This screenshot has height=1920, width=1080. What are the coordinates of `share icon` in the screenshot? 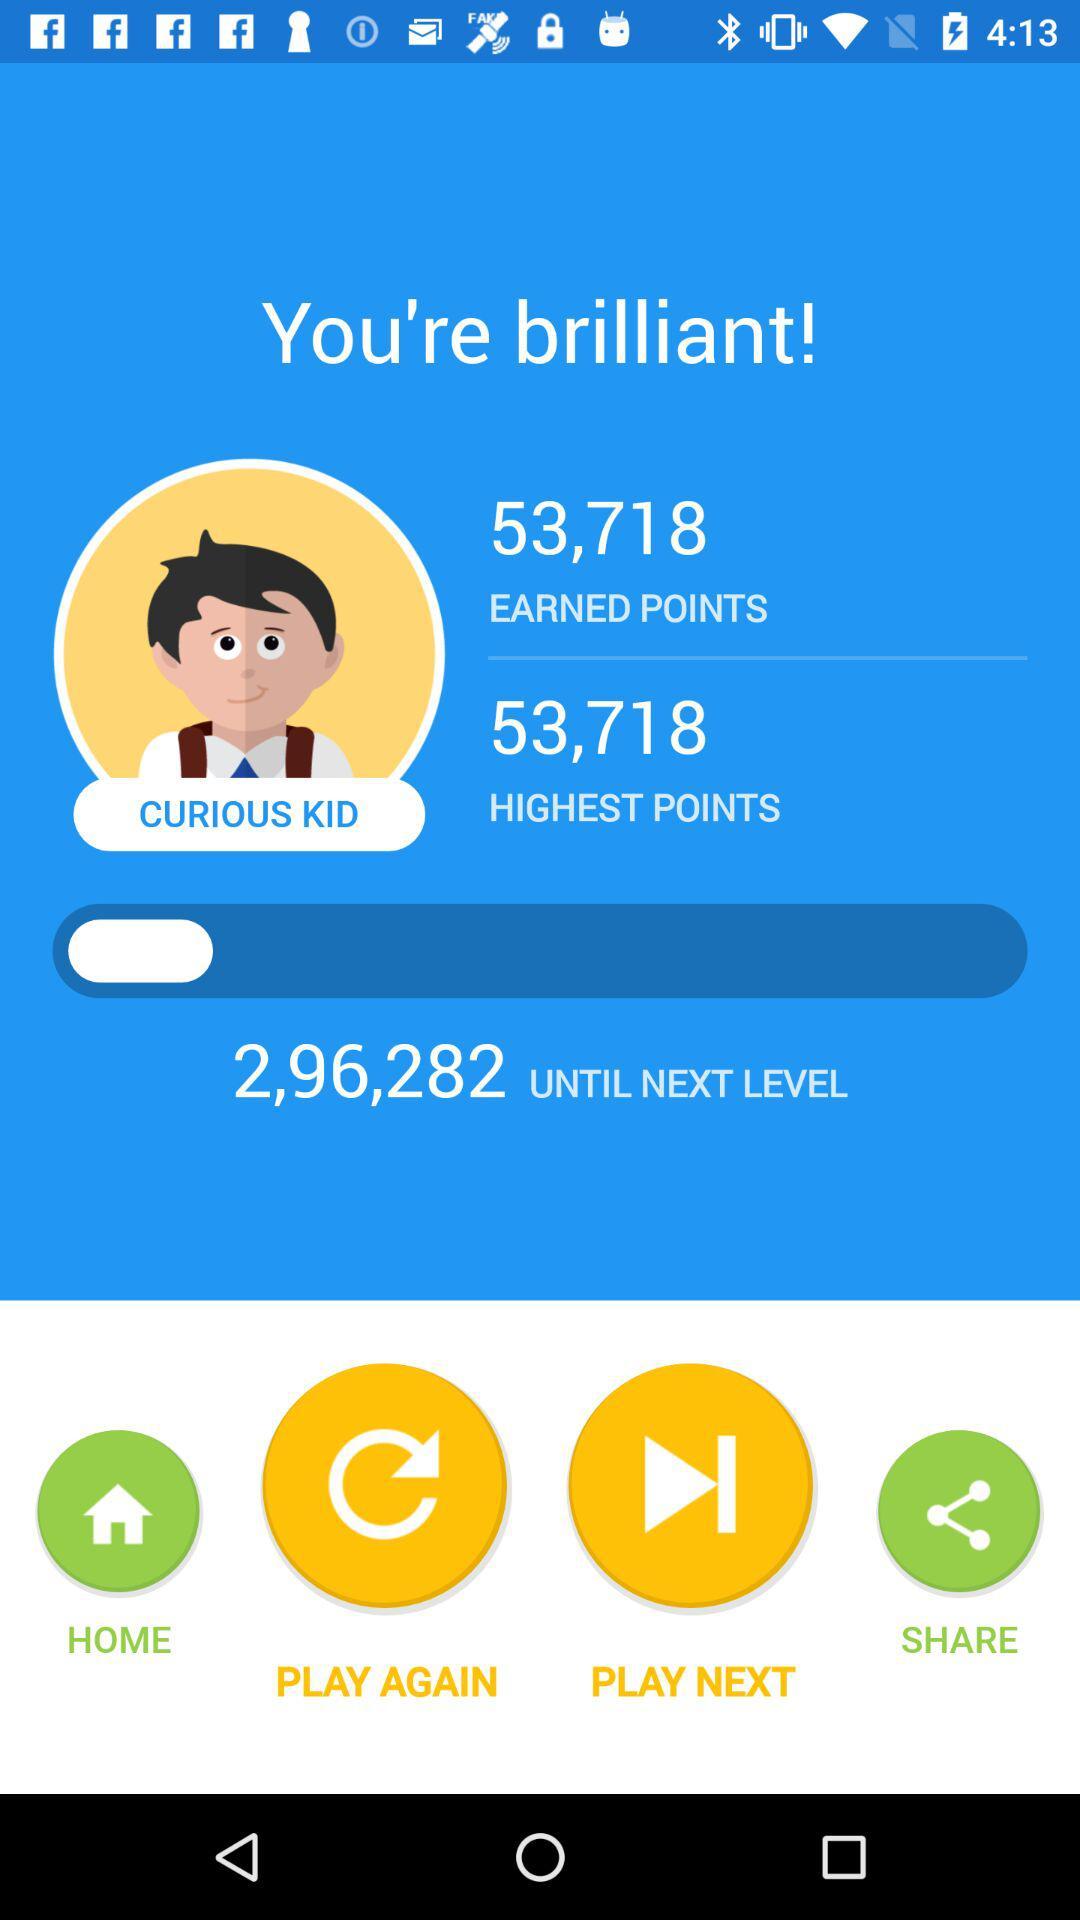 It's located at (958, 1638).